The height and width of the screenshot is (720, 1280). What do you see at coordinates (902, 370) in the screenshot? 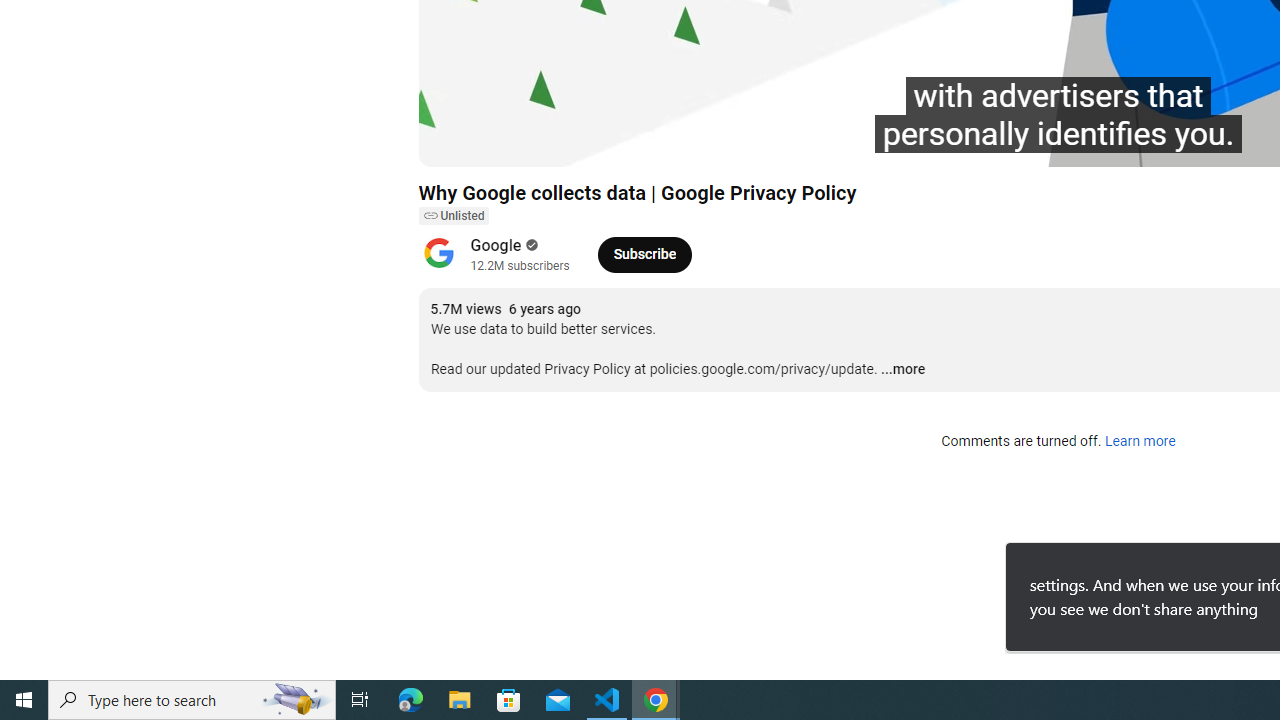
I see `'...more'` at bounding box center [902, 370].